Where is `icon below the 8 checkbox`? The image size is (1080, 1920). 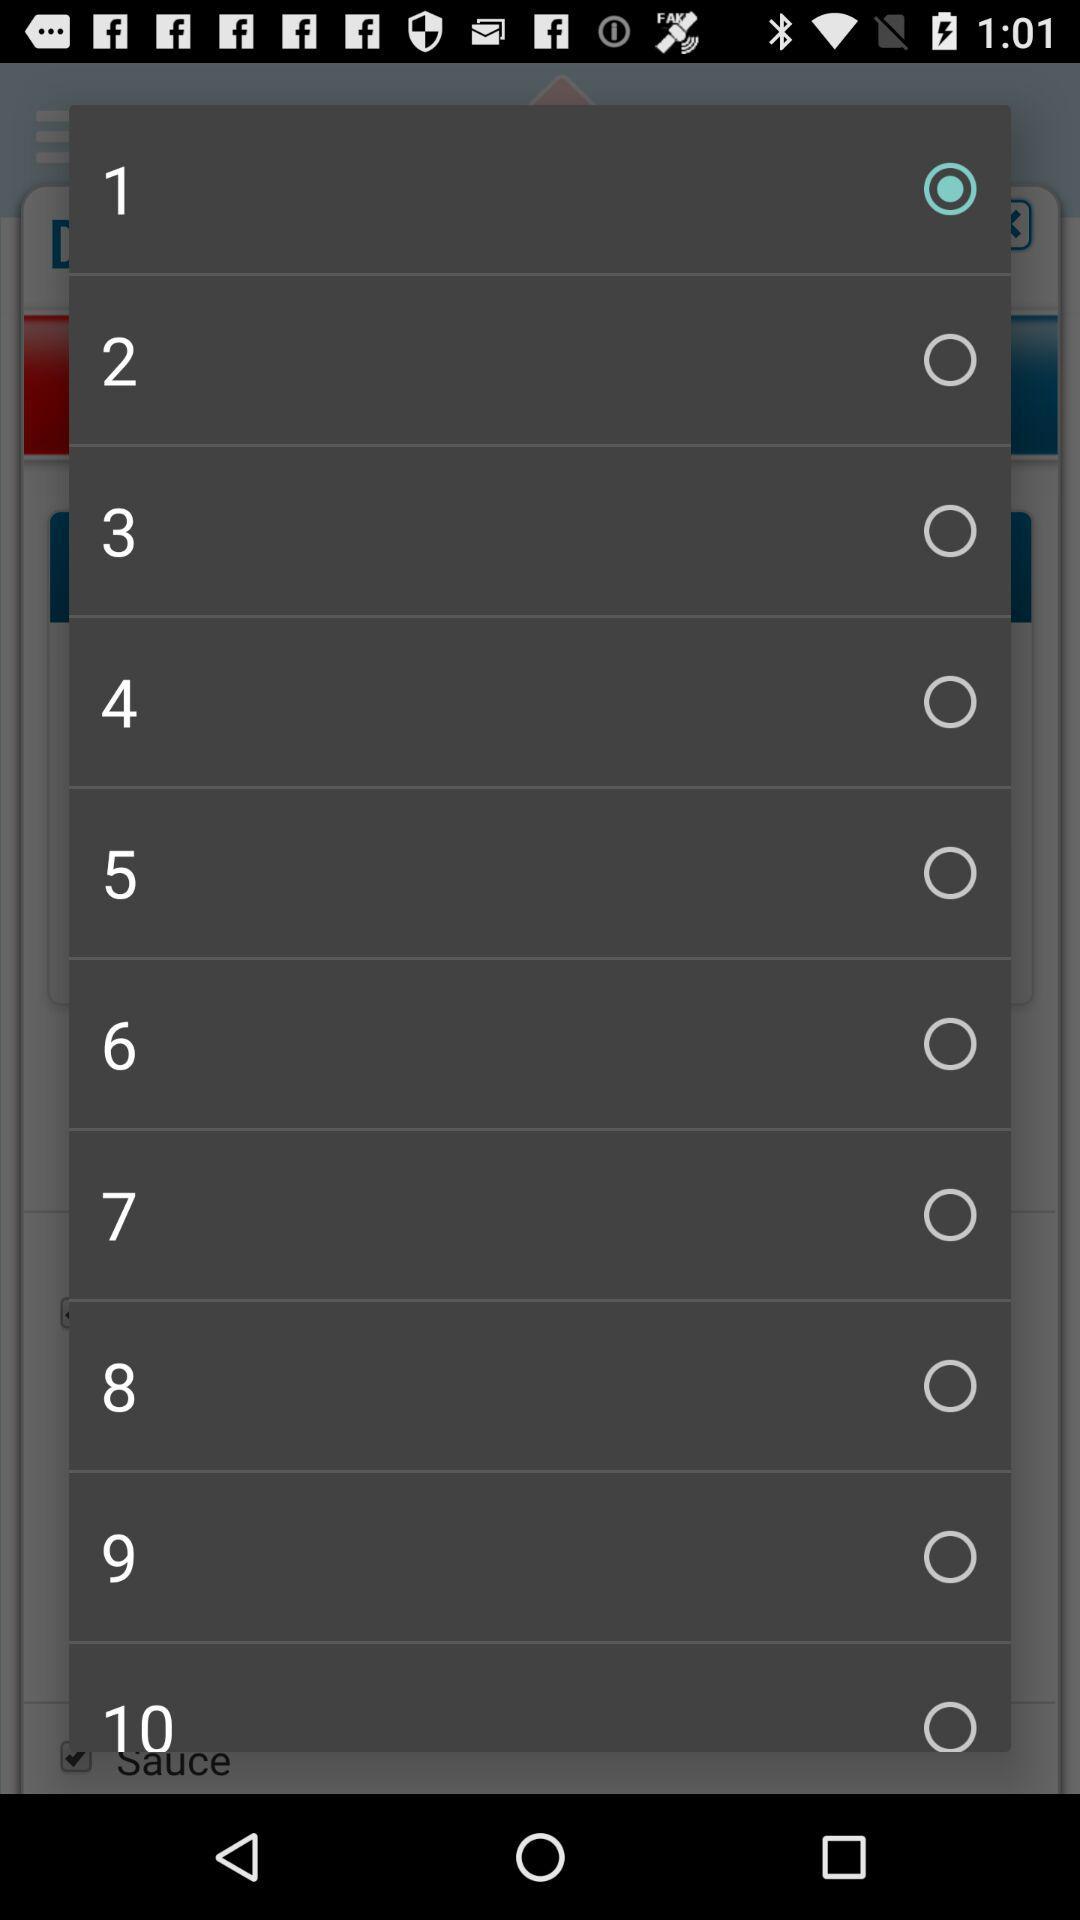
icon below the 8 checkbox is located at coordinates (540, 1555).